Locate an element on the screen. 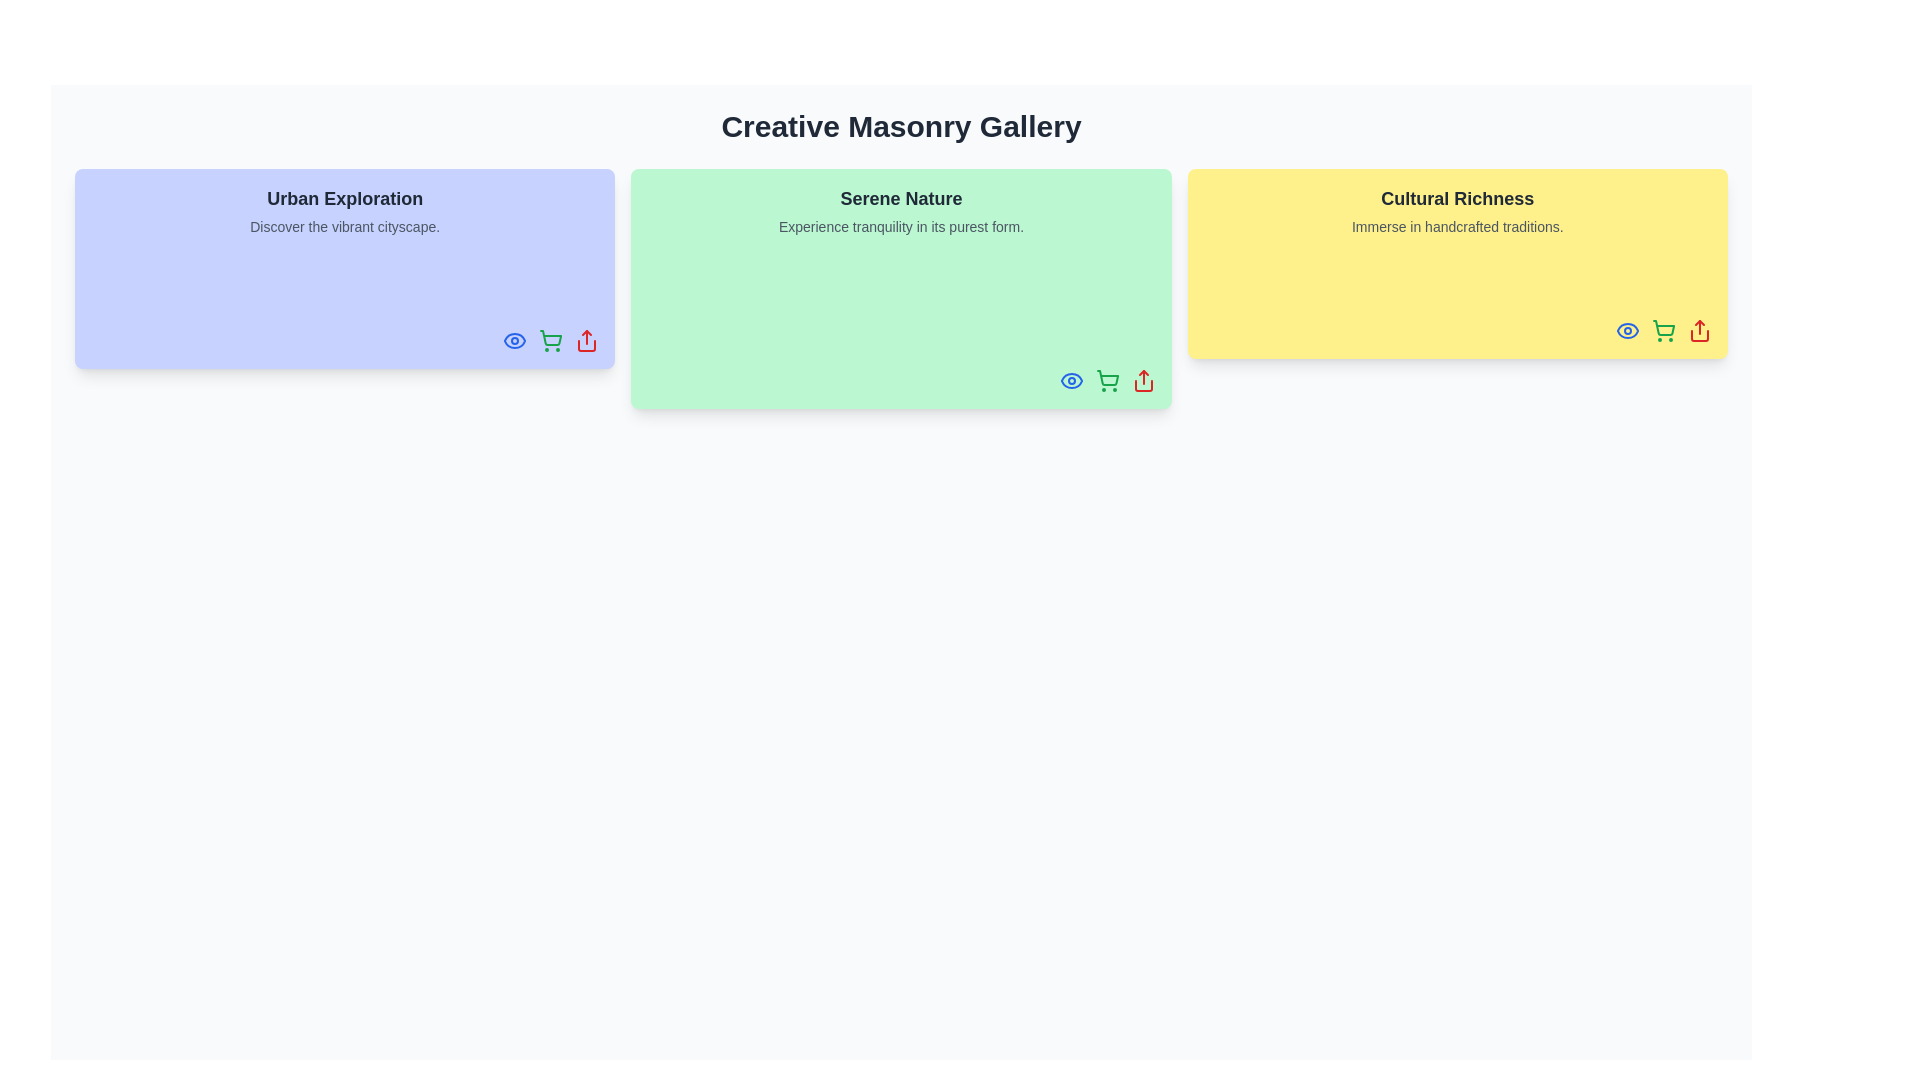  the middle icon of the three-icon group located at the bottom-right corner of the yellow rectangular card titled 'Cultural Richness' is located at coordinates (1664, 330).